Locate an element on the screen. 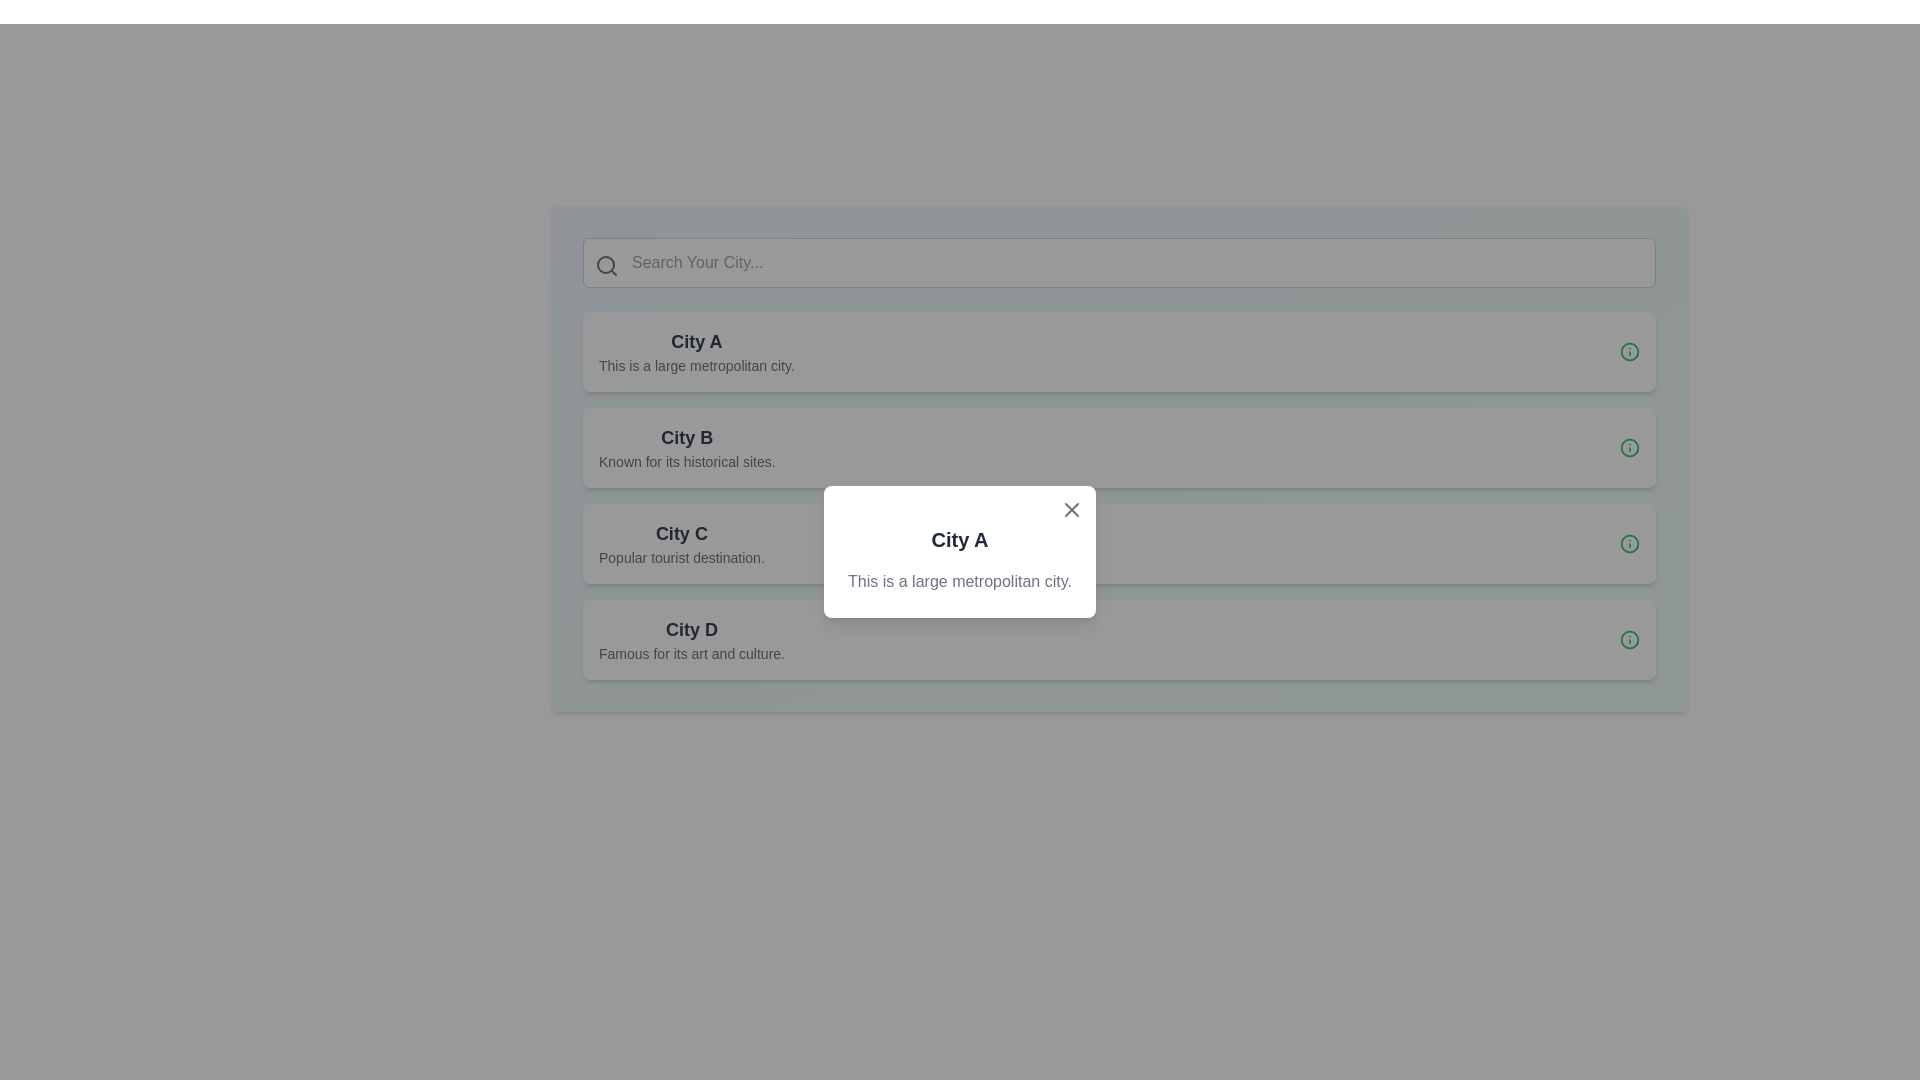  the title text of the second list item that identifies a city, positioned above the description 'Known for its historical sites.' is located at coordinates (687, 437).